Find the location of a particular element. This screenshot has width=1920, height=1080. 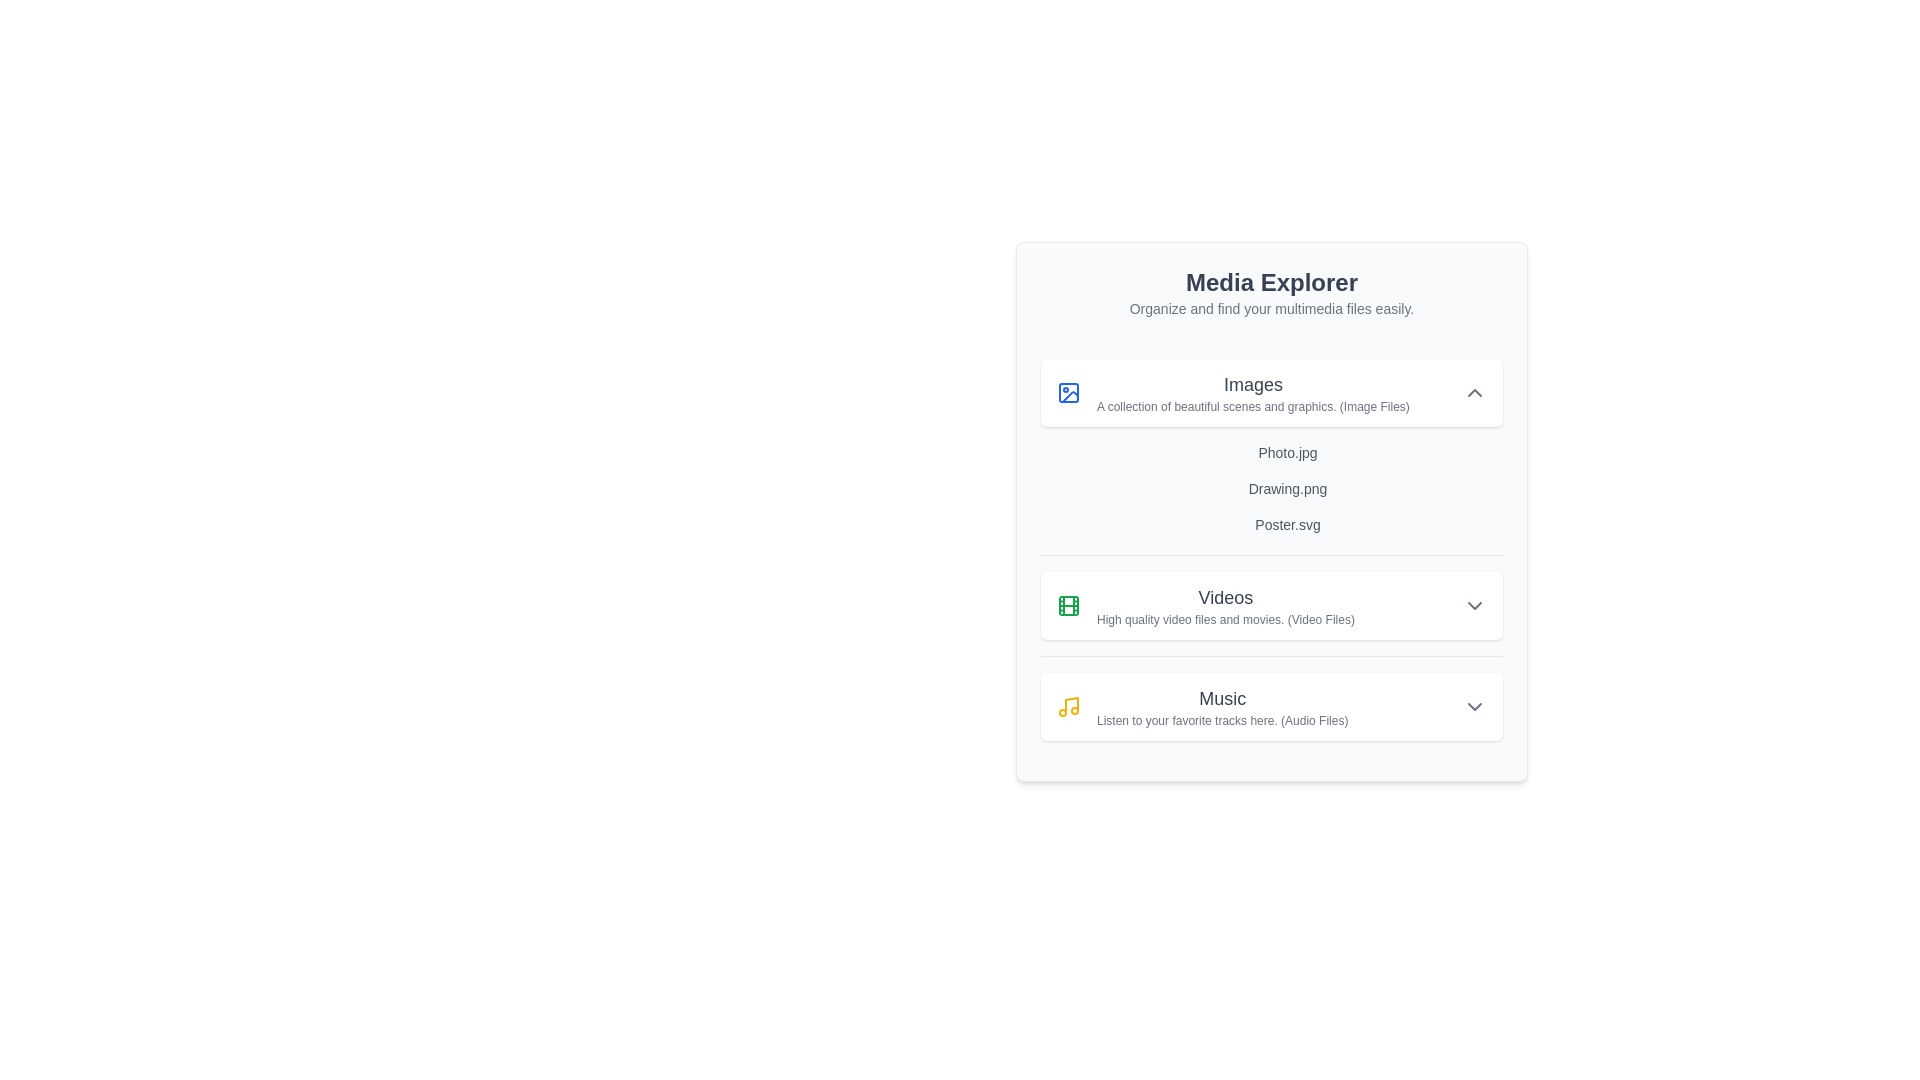

the Text block that introduces the video files section, located beneath the 'Images' section and above the 'Music' section in the 'Media Explorer' is located at coordinates (1224, 604).